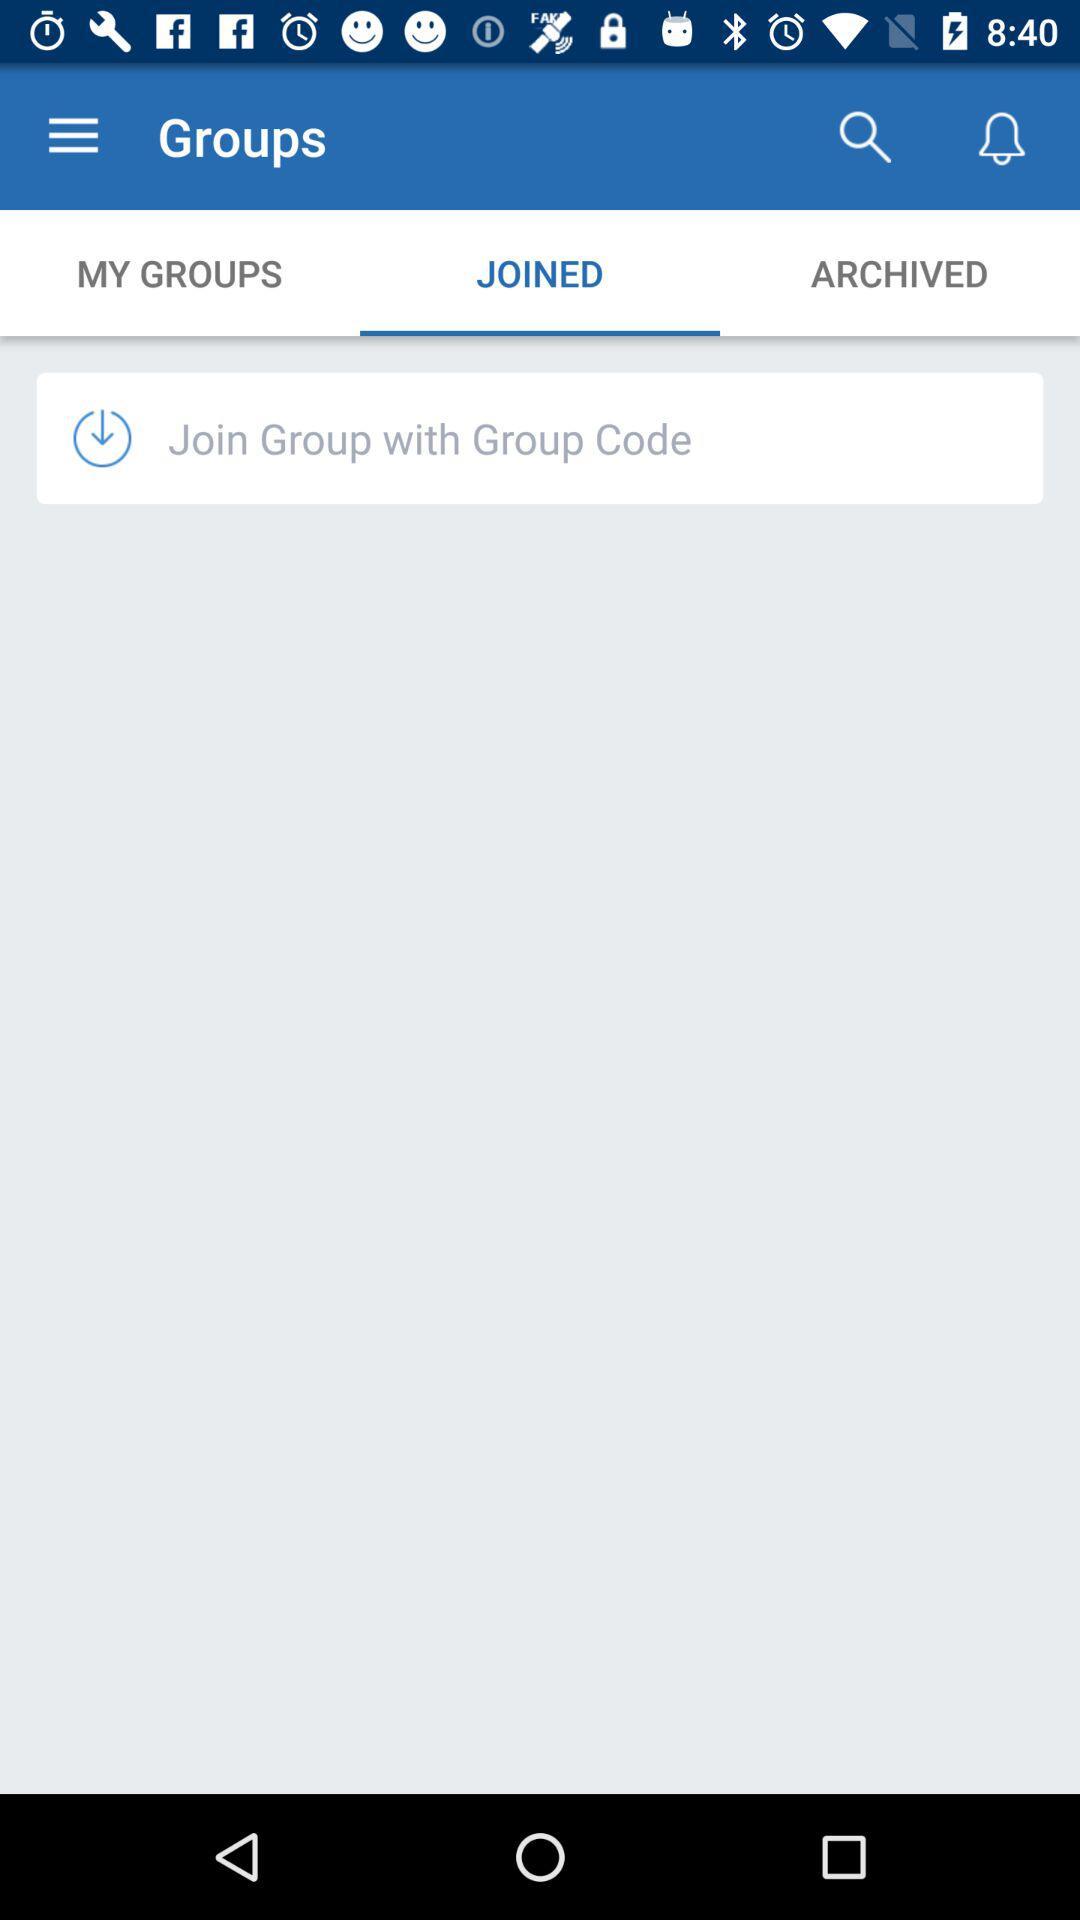  What do you see at coordinates (120, 437) in the screenshot?
I see `the icon to the left of join group with icon` at bounding box center [120, 437].